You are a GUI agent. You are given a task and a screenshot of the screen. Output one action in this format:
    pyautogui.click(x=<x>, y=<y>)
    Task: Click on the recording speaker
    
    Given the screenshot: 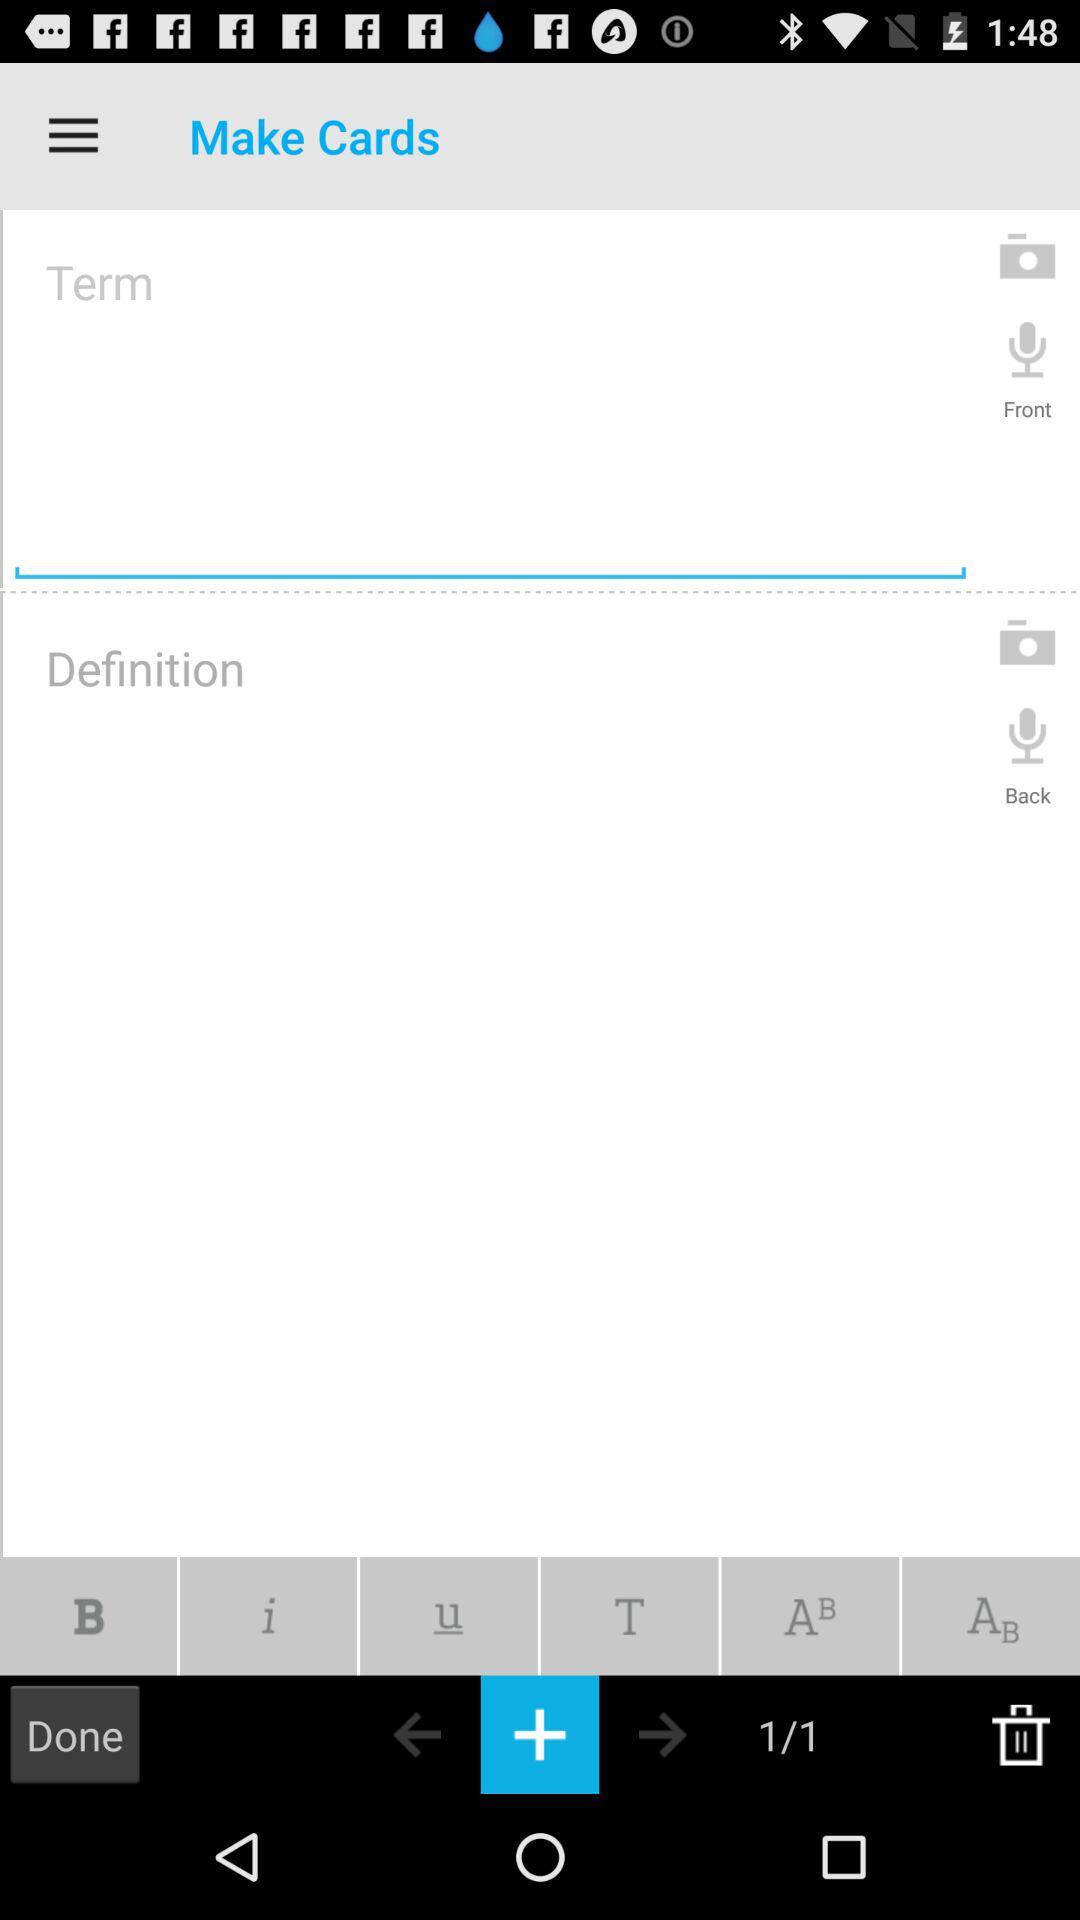 What is the action you would take?
    pyautogui.click(x=1027, y=348)
    